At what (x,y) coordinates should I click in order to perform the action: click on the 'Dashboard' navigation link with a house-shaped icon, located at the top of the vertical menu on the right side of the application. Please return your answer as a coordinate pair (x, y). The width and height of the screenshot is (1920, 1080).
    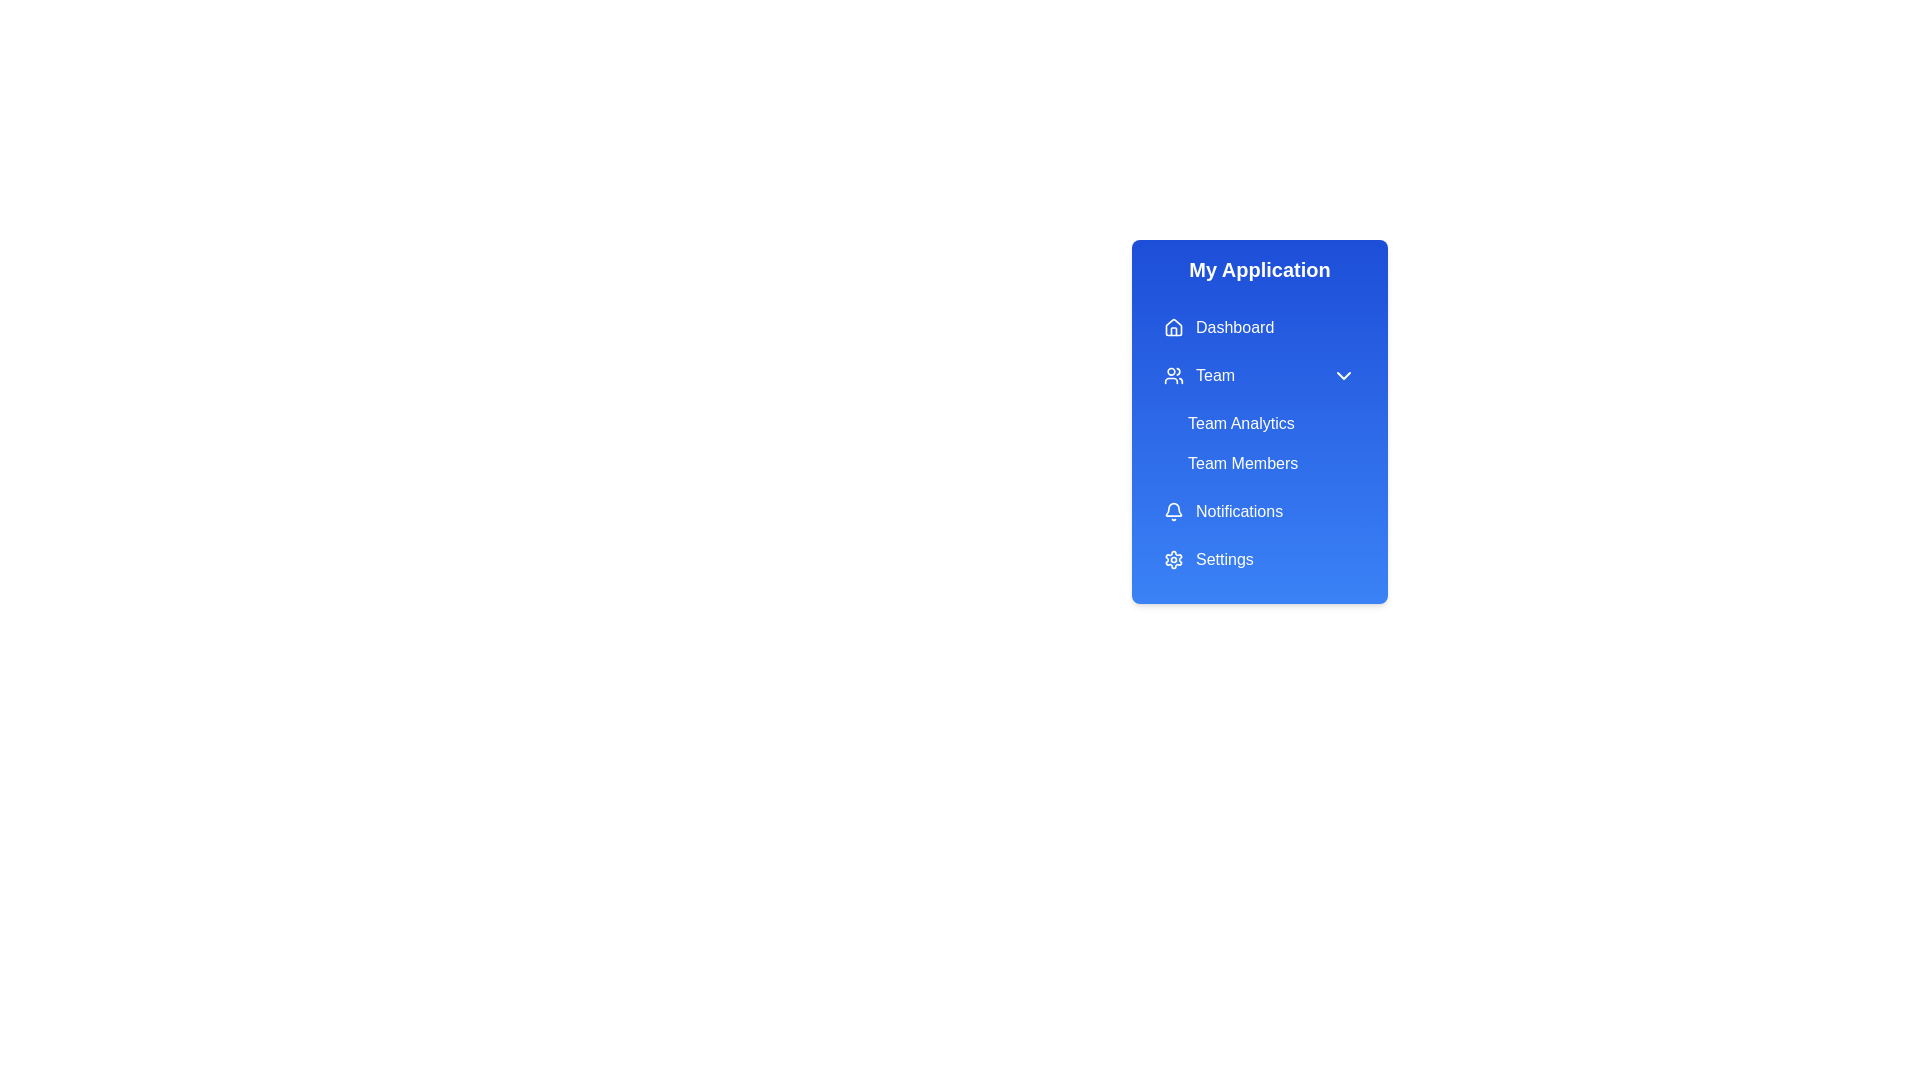
    Looking at the image, I should click on (1218, 326).